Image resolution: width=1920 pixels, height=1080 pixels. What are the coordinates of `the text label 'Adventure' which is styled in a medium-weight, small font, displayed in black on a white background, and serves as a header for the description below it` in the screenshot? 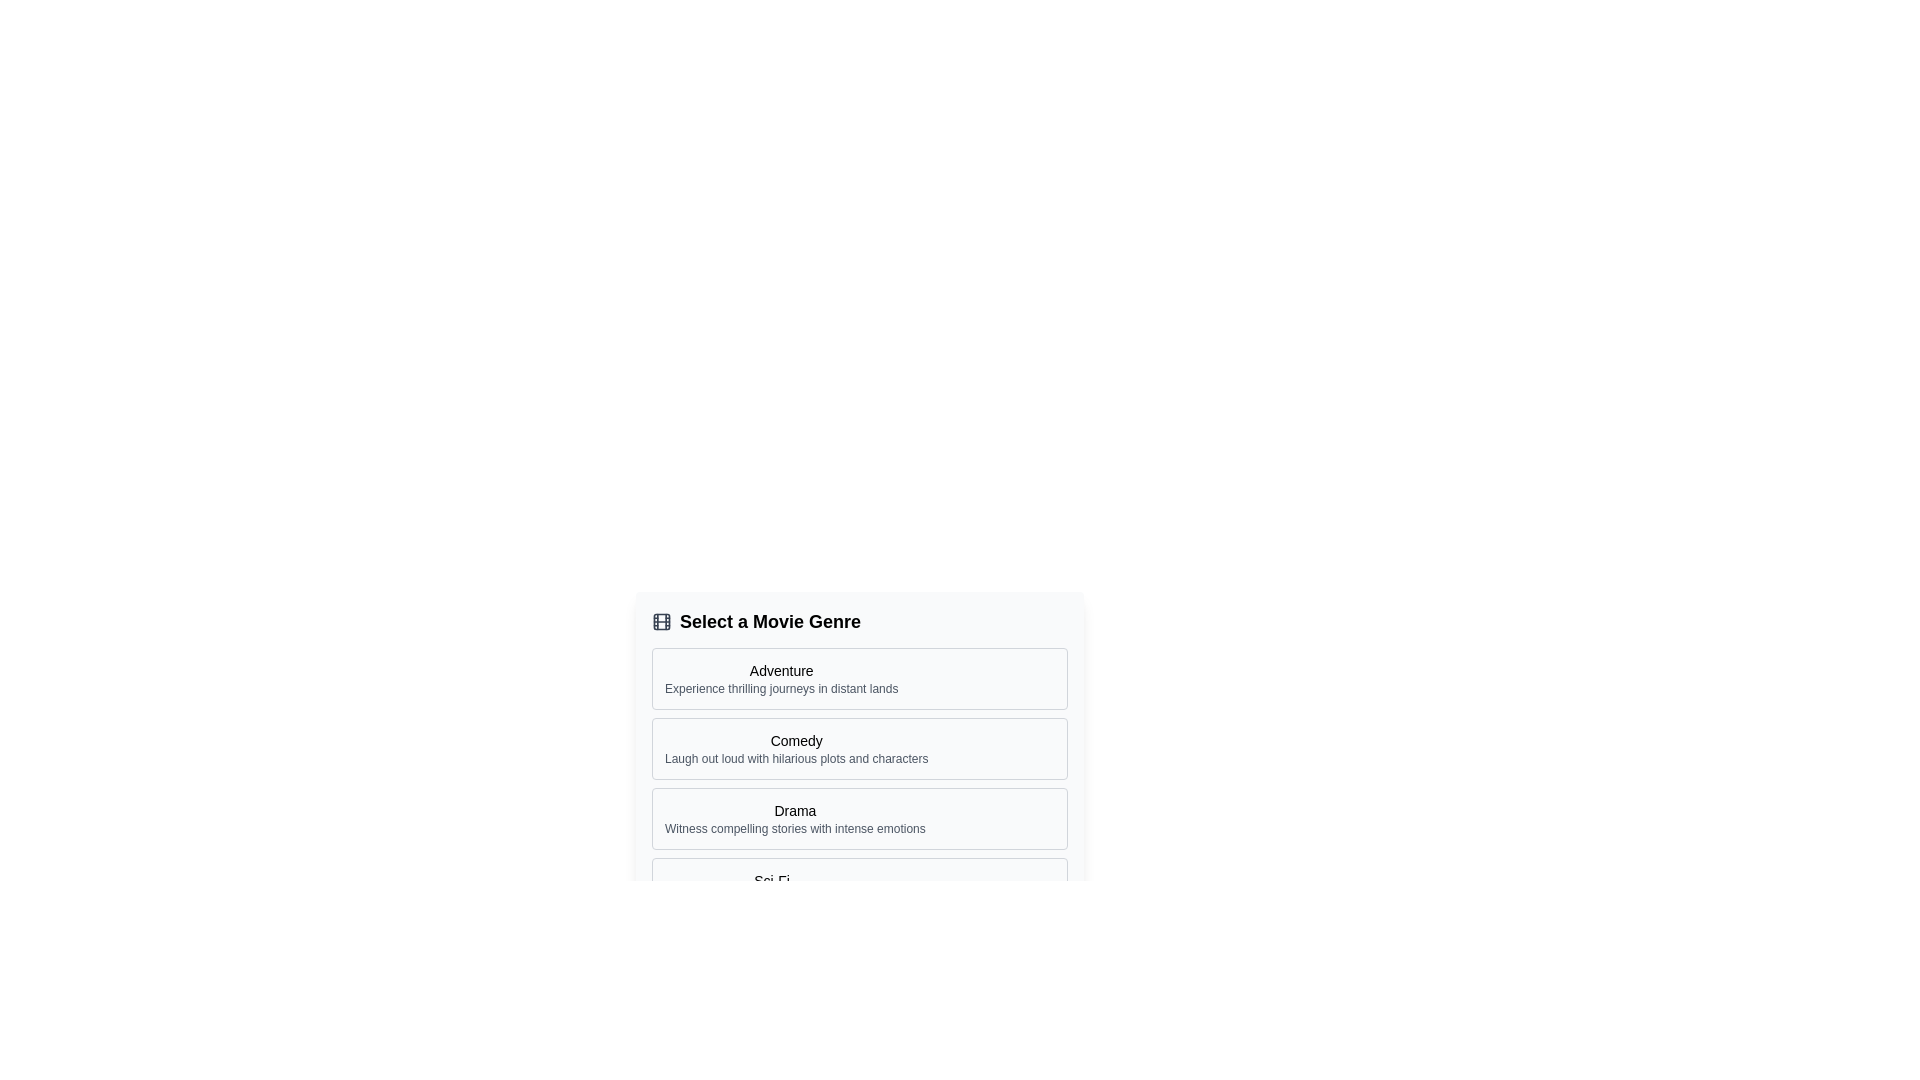 It's located at (780, 671).